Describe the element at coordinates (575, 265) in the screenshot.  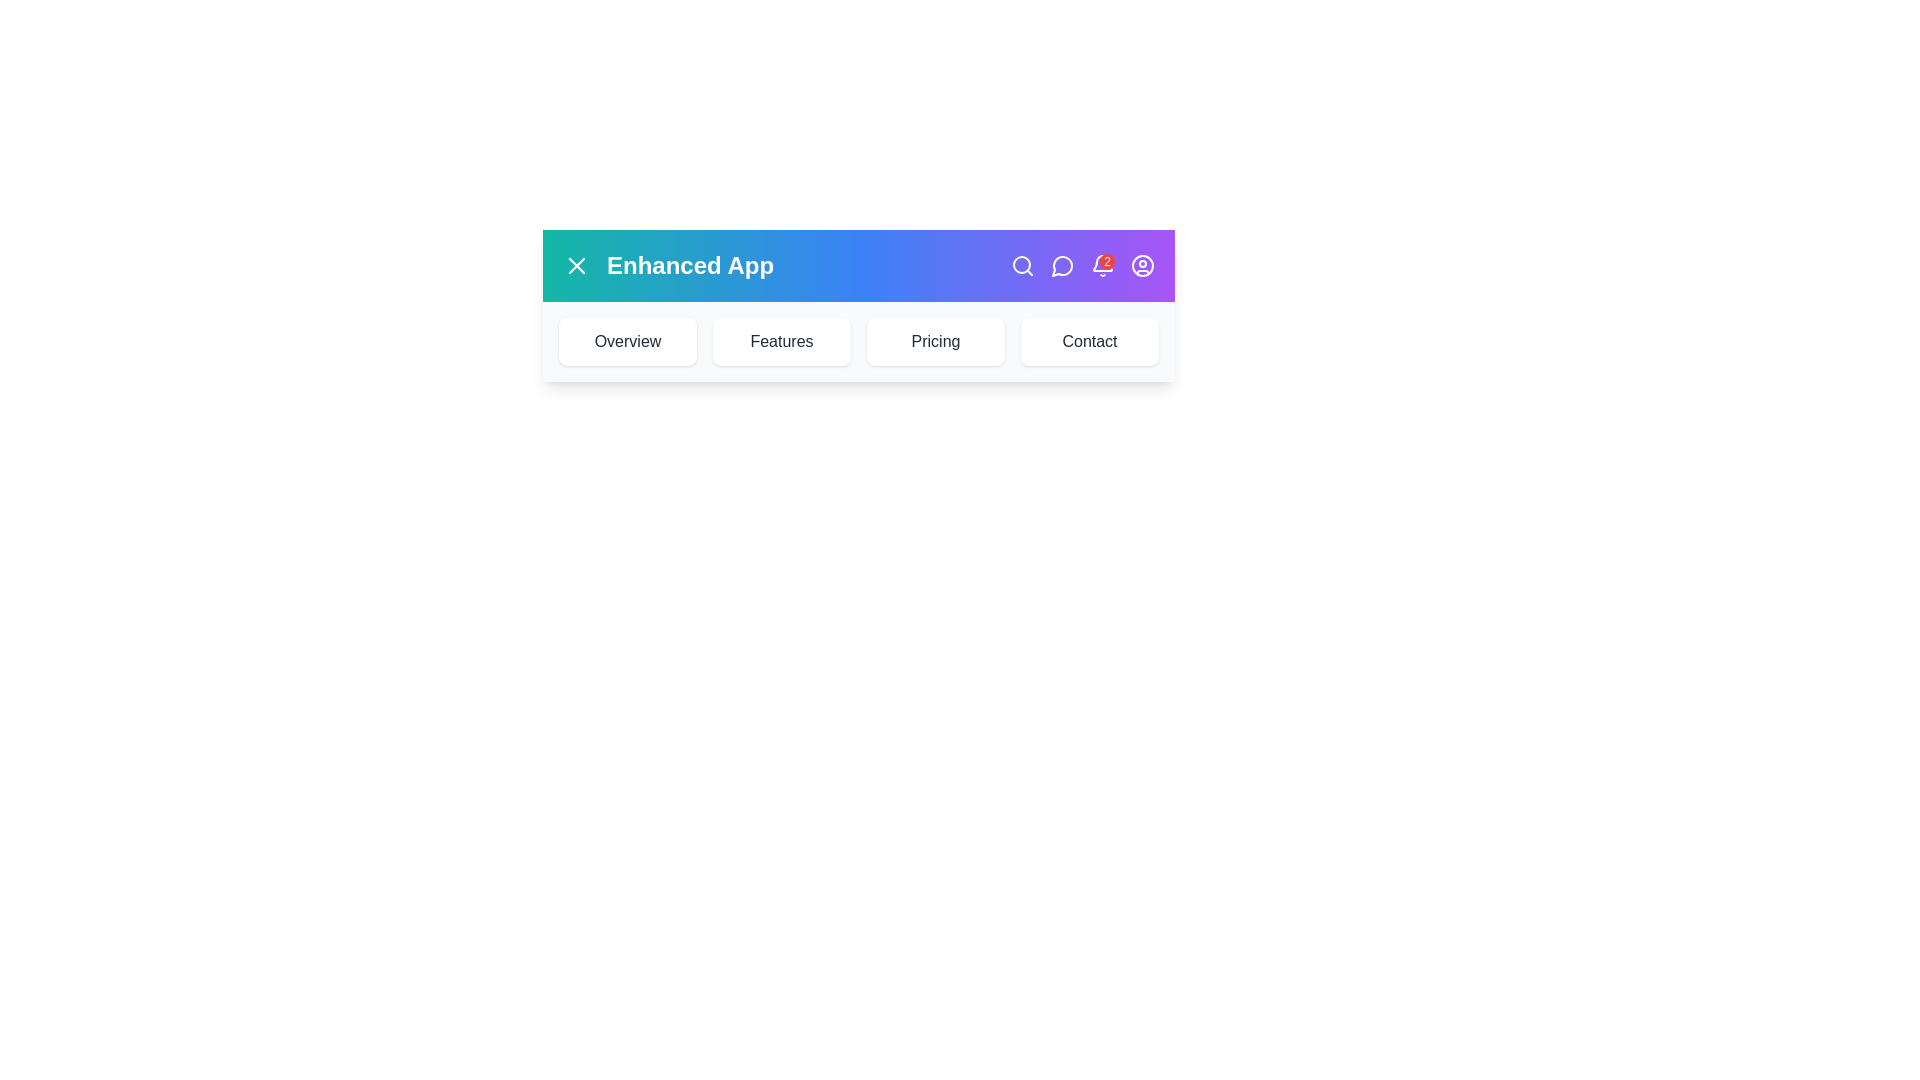
I see `the menu button to toggle the menu visibility` at that location.